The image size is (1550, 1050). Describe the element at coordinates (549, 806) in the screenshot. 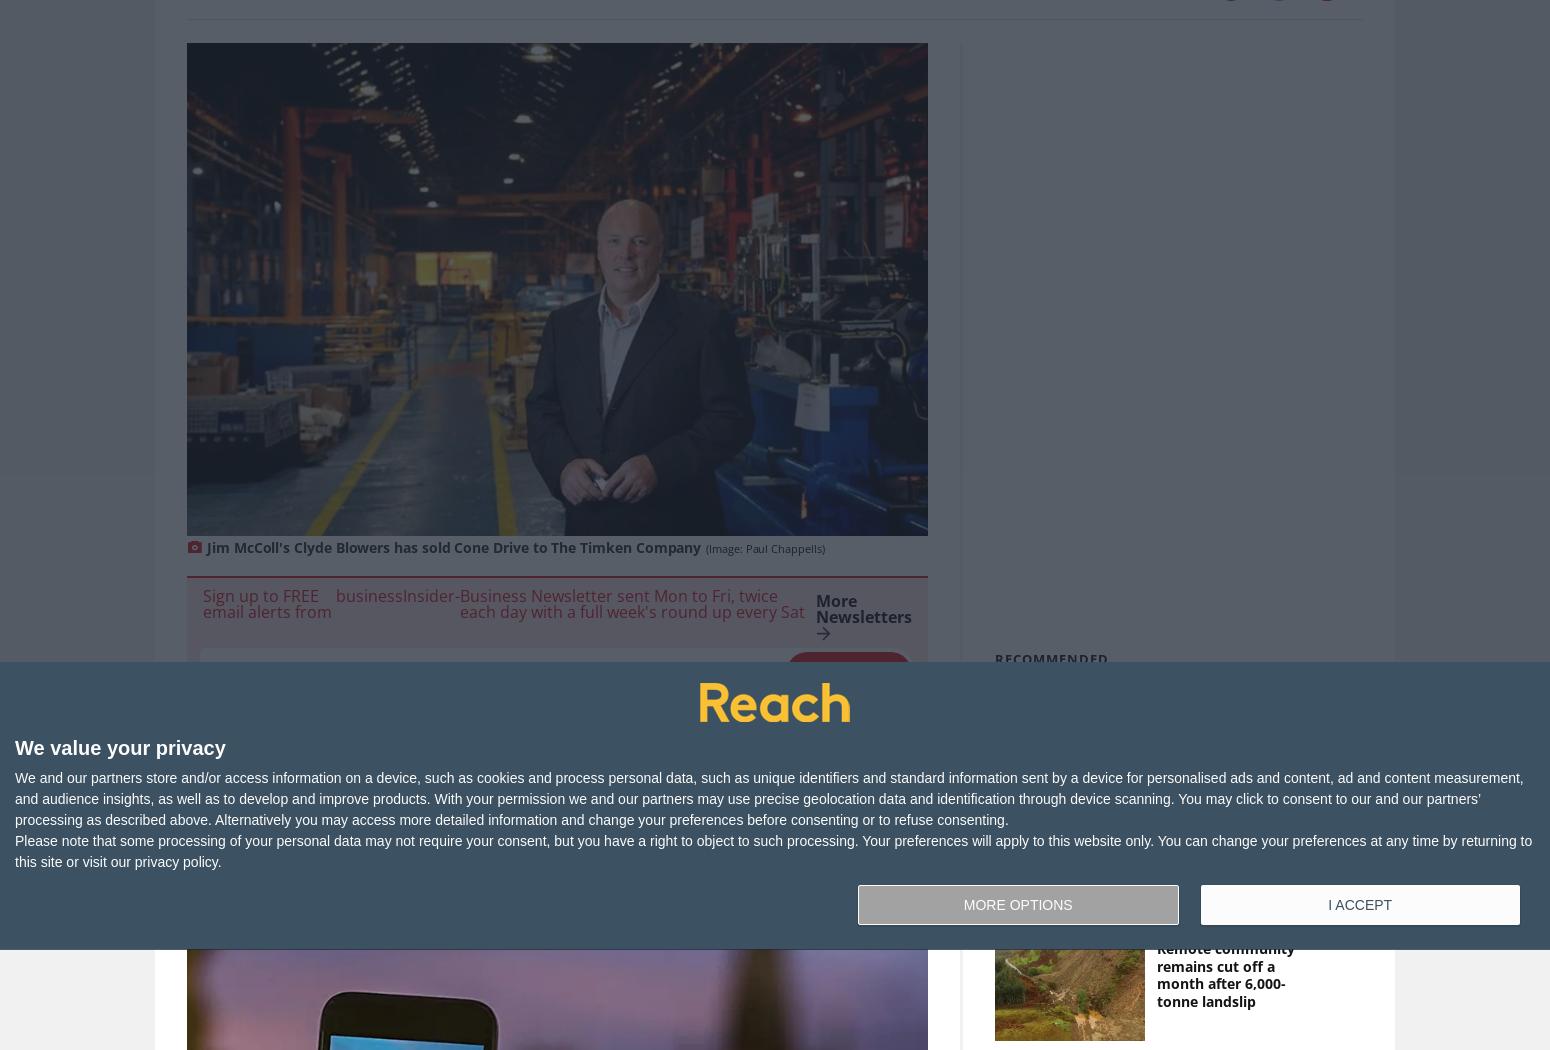

I see `'to American-based global bearings business The Timken Company in a multi-million dollar deal.'` at that location.